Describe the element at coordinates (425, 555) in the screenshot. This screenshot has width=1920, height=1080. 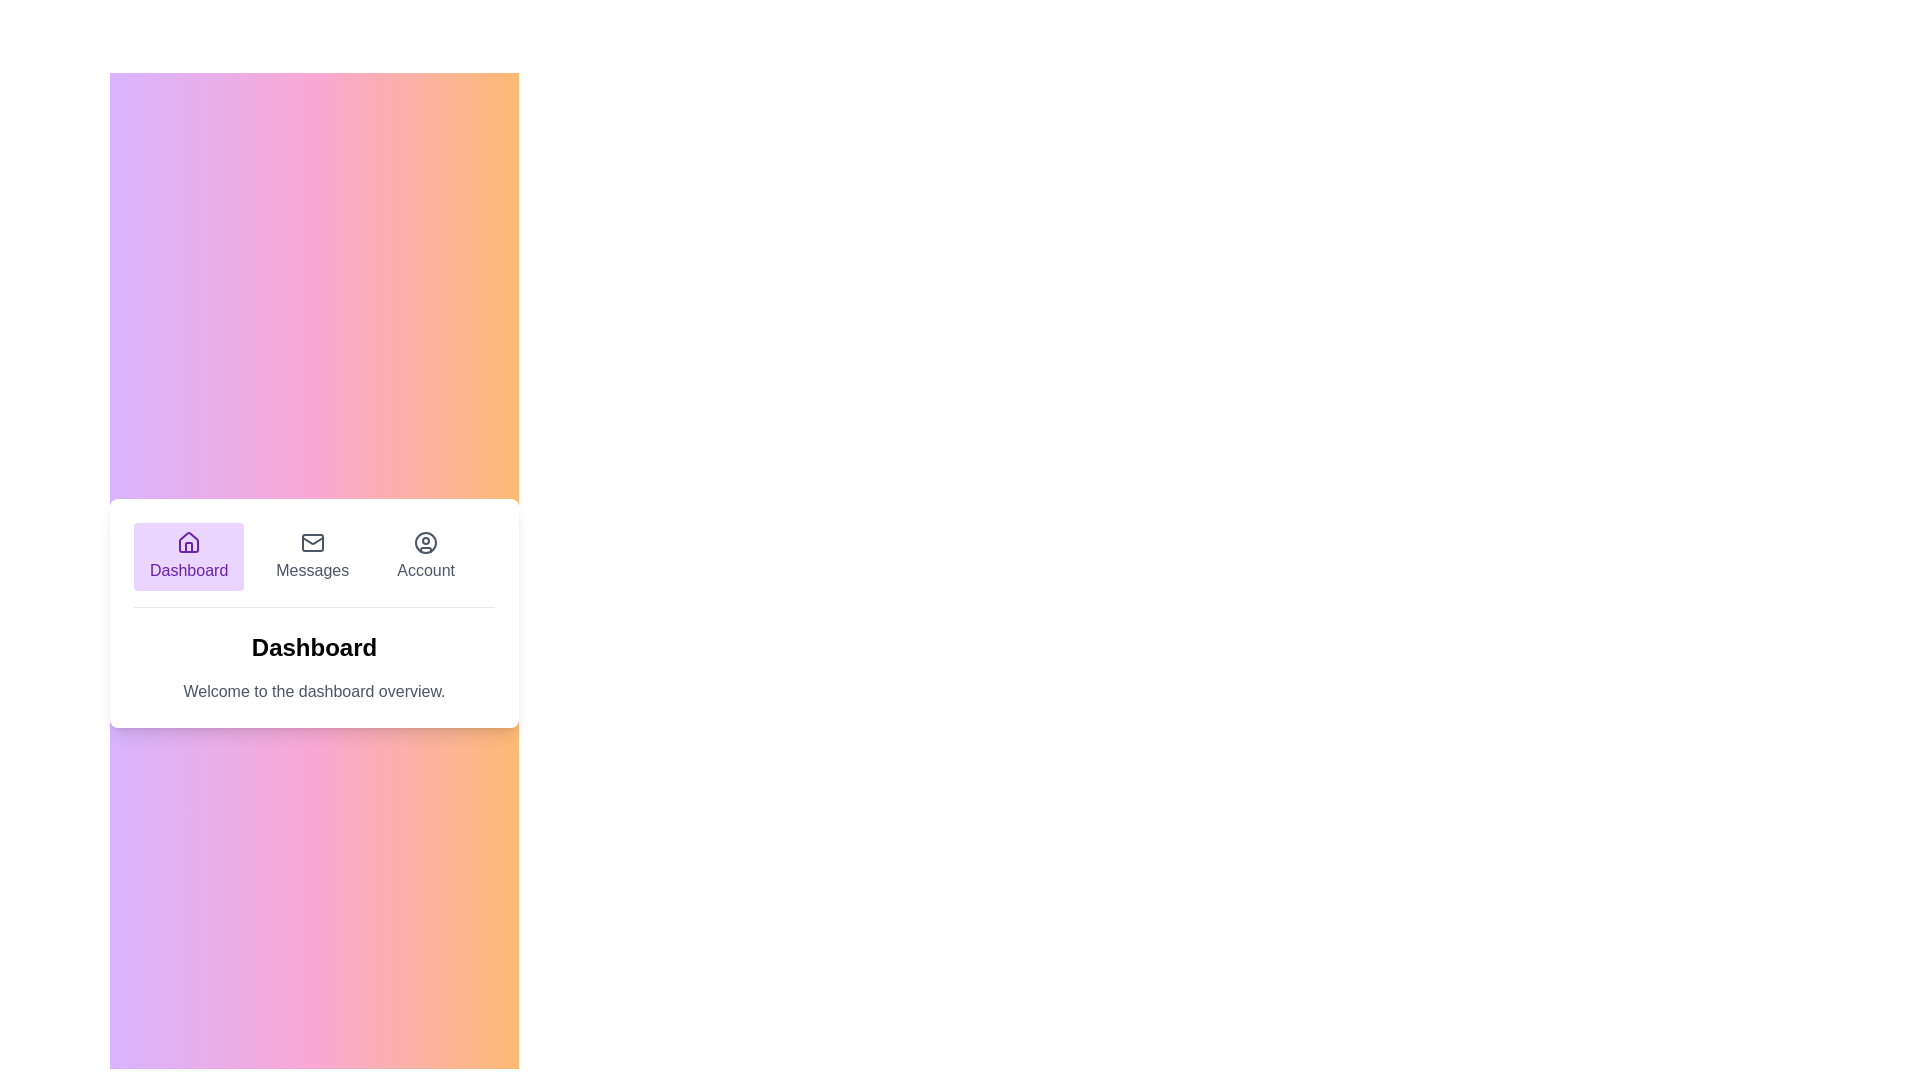
I see `the Account tab by clicking on it` at that location.